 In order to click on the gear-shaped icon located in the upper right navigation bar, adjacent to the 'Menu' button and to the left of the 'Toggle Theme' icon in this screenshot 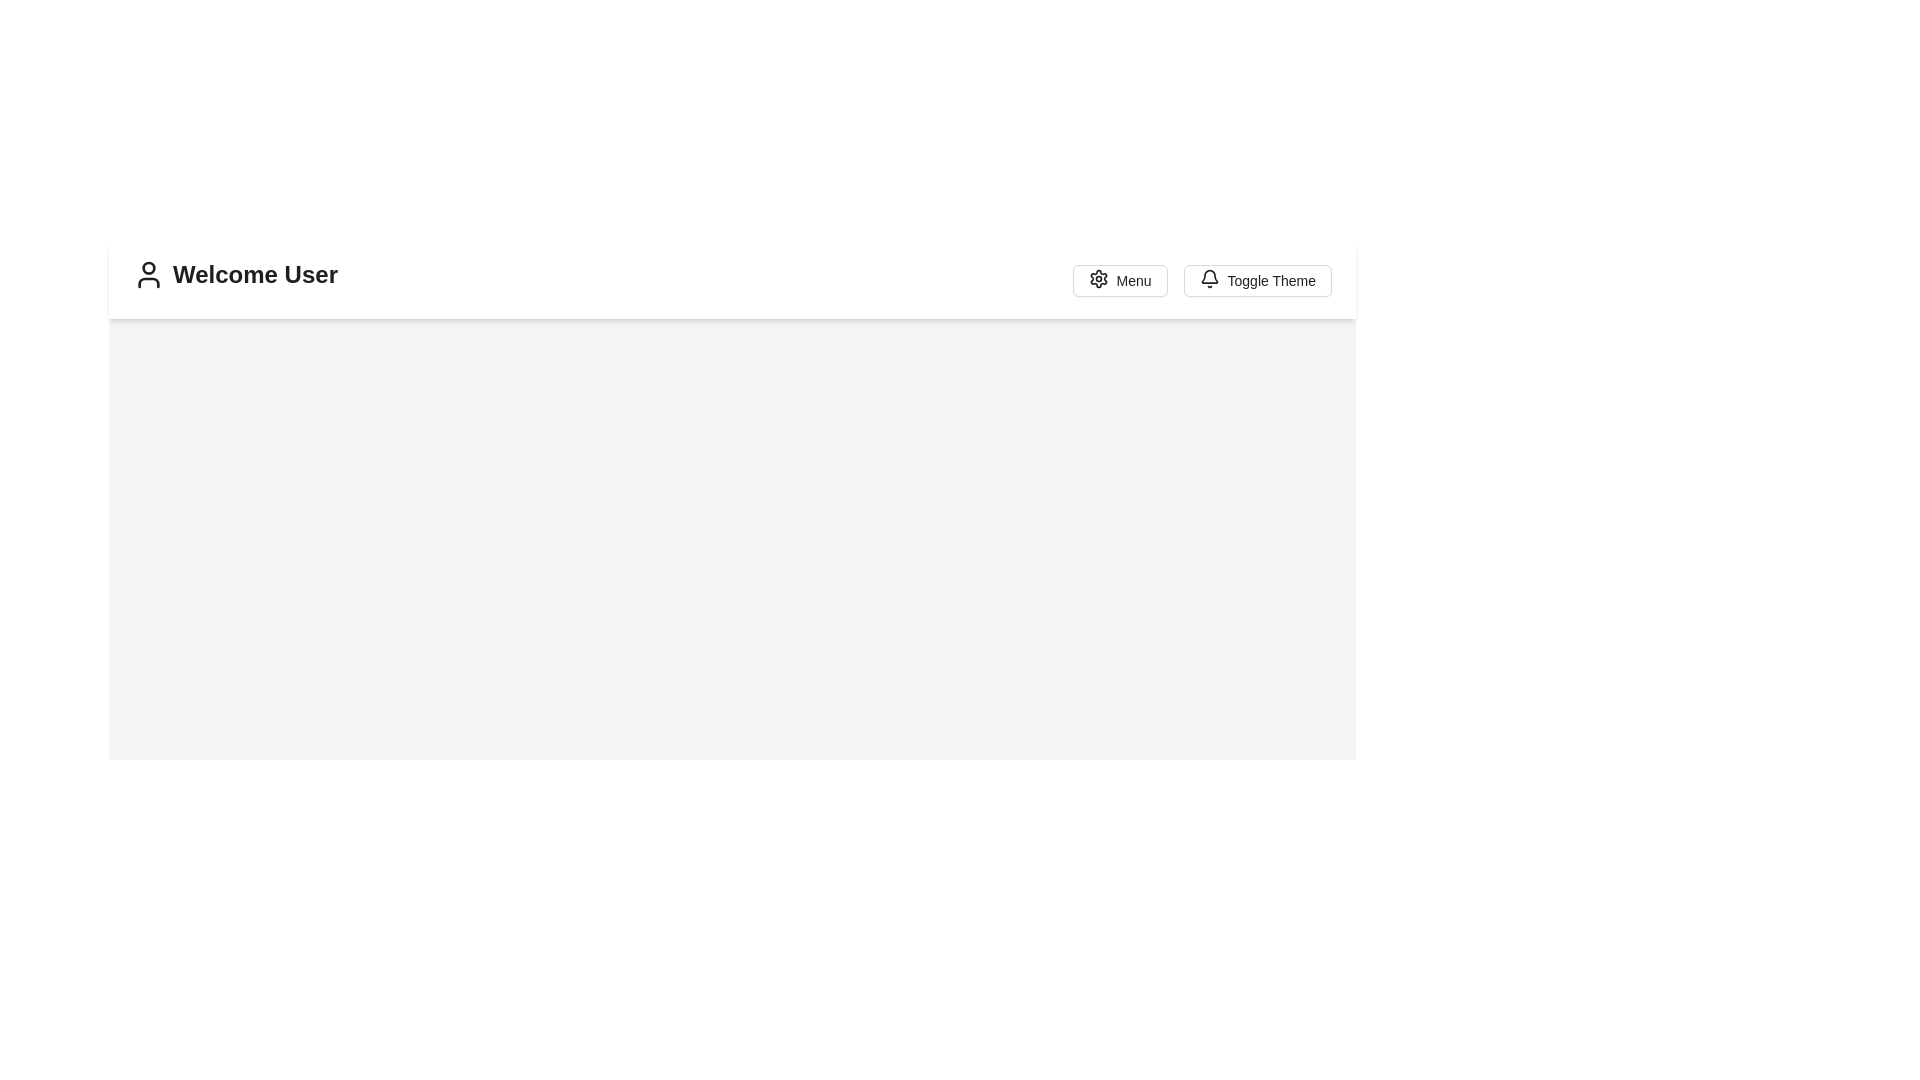, I will do `click(1097, 278)`.